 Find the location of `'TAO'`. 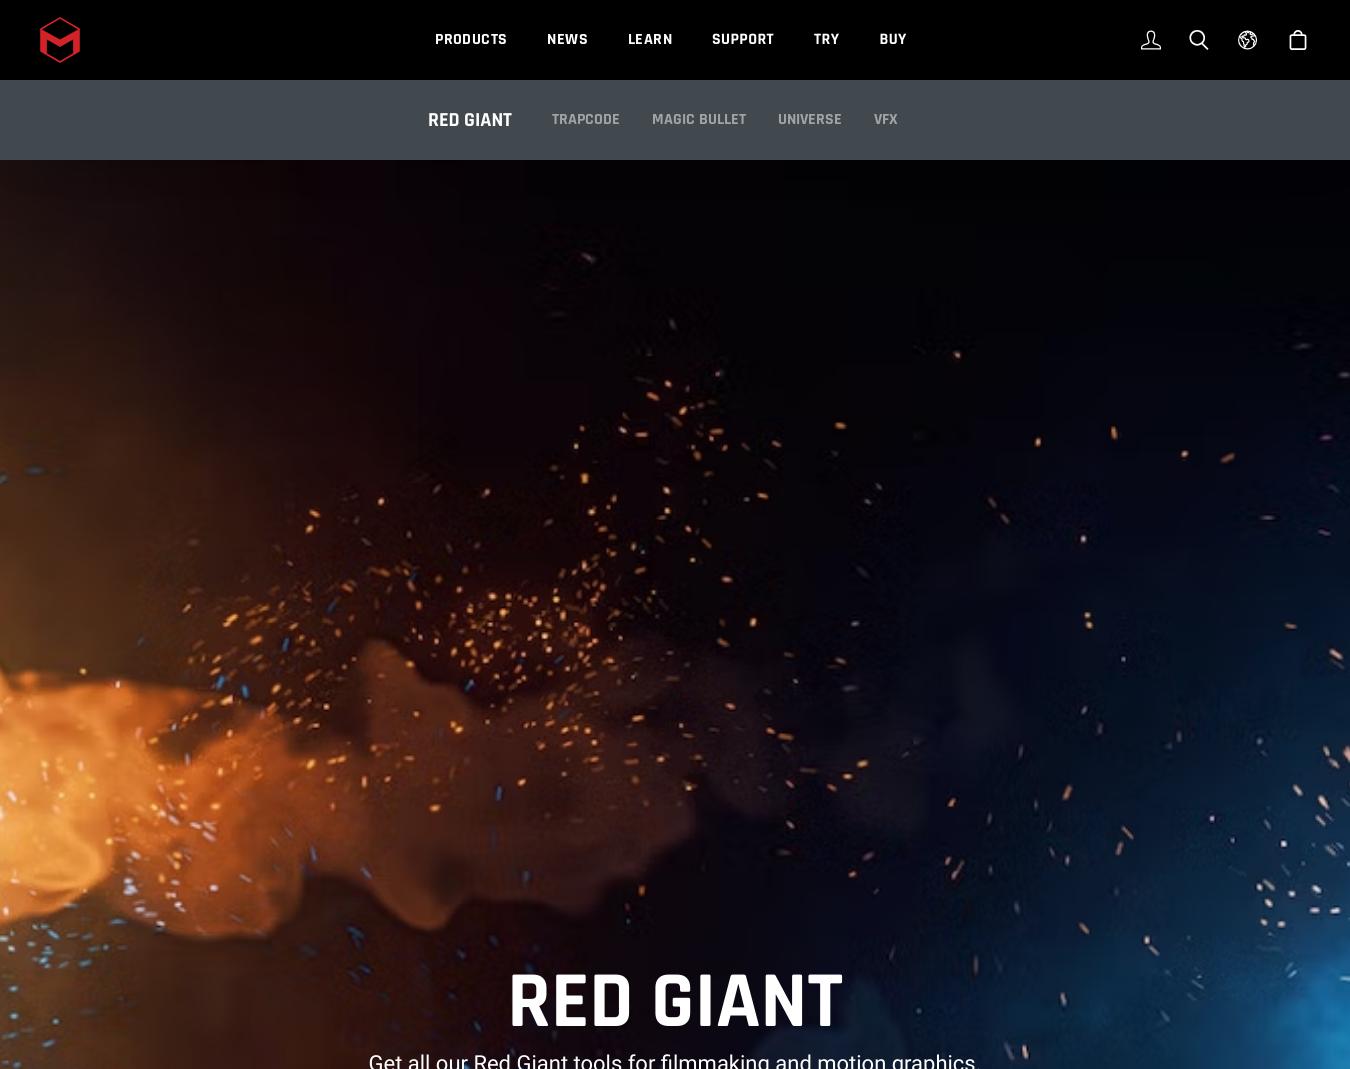

'TAO' is located at coordinates (564, 54).